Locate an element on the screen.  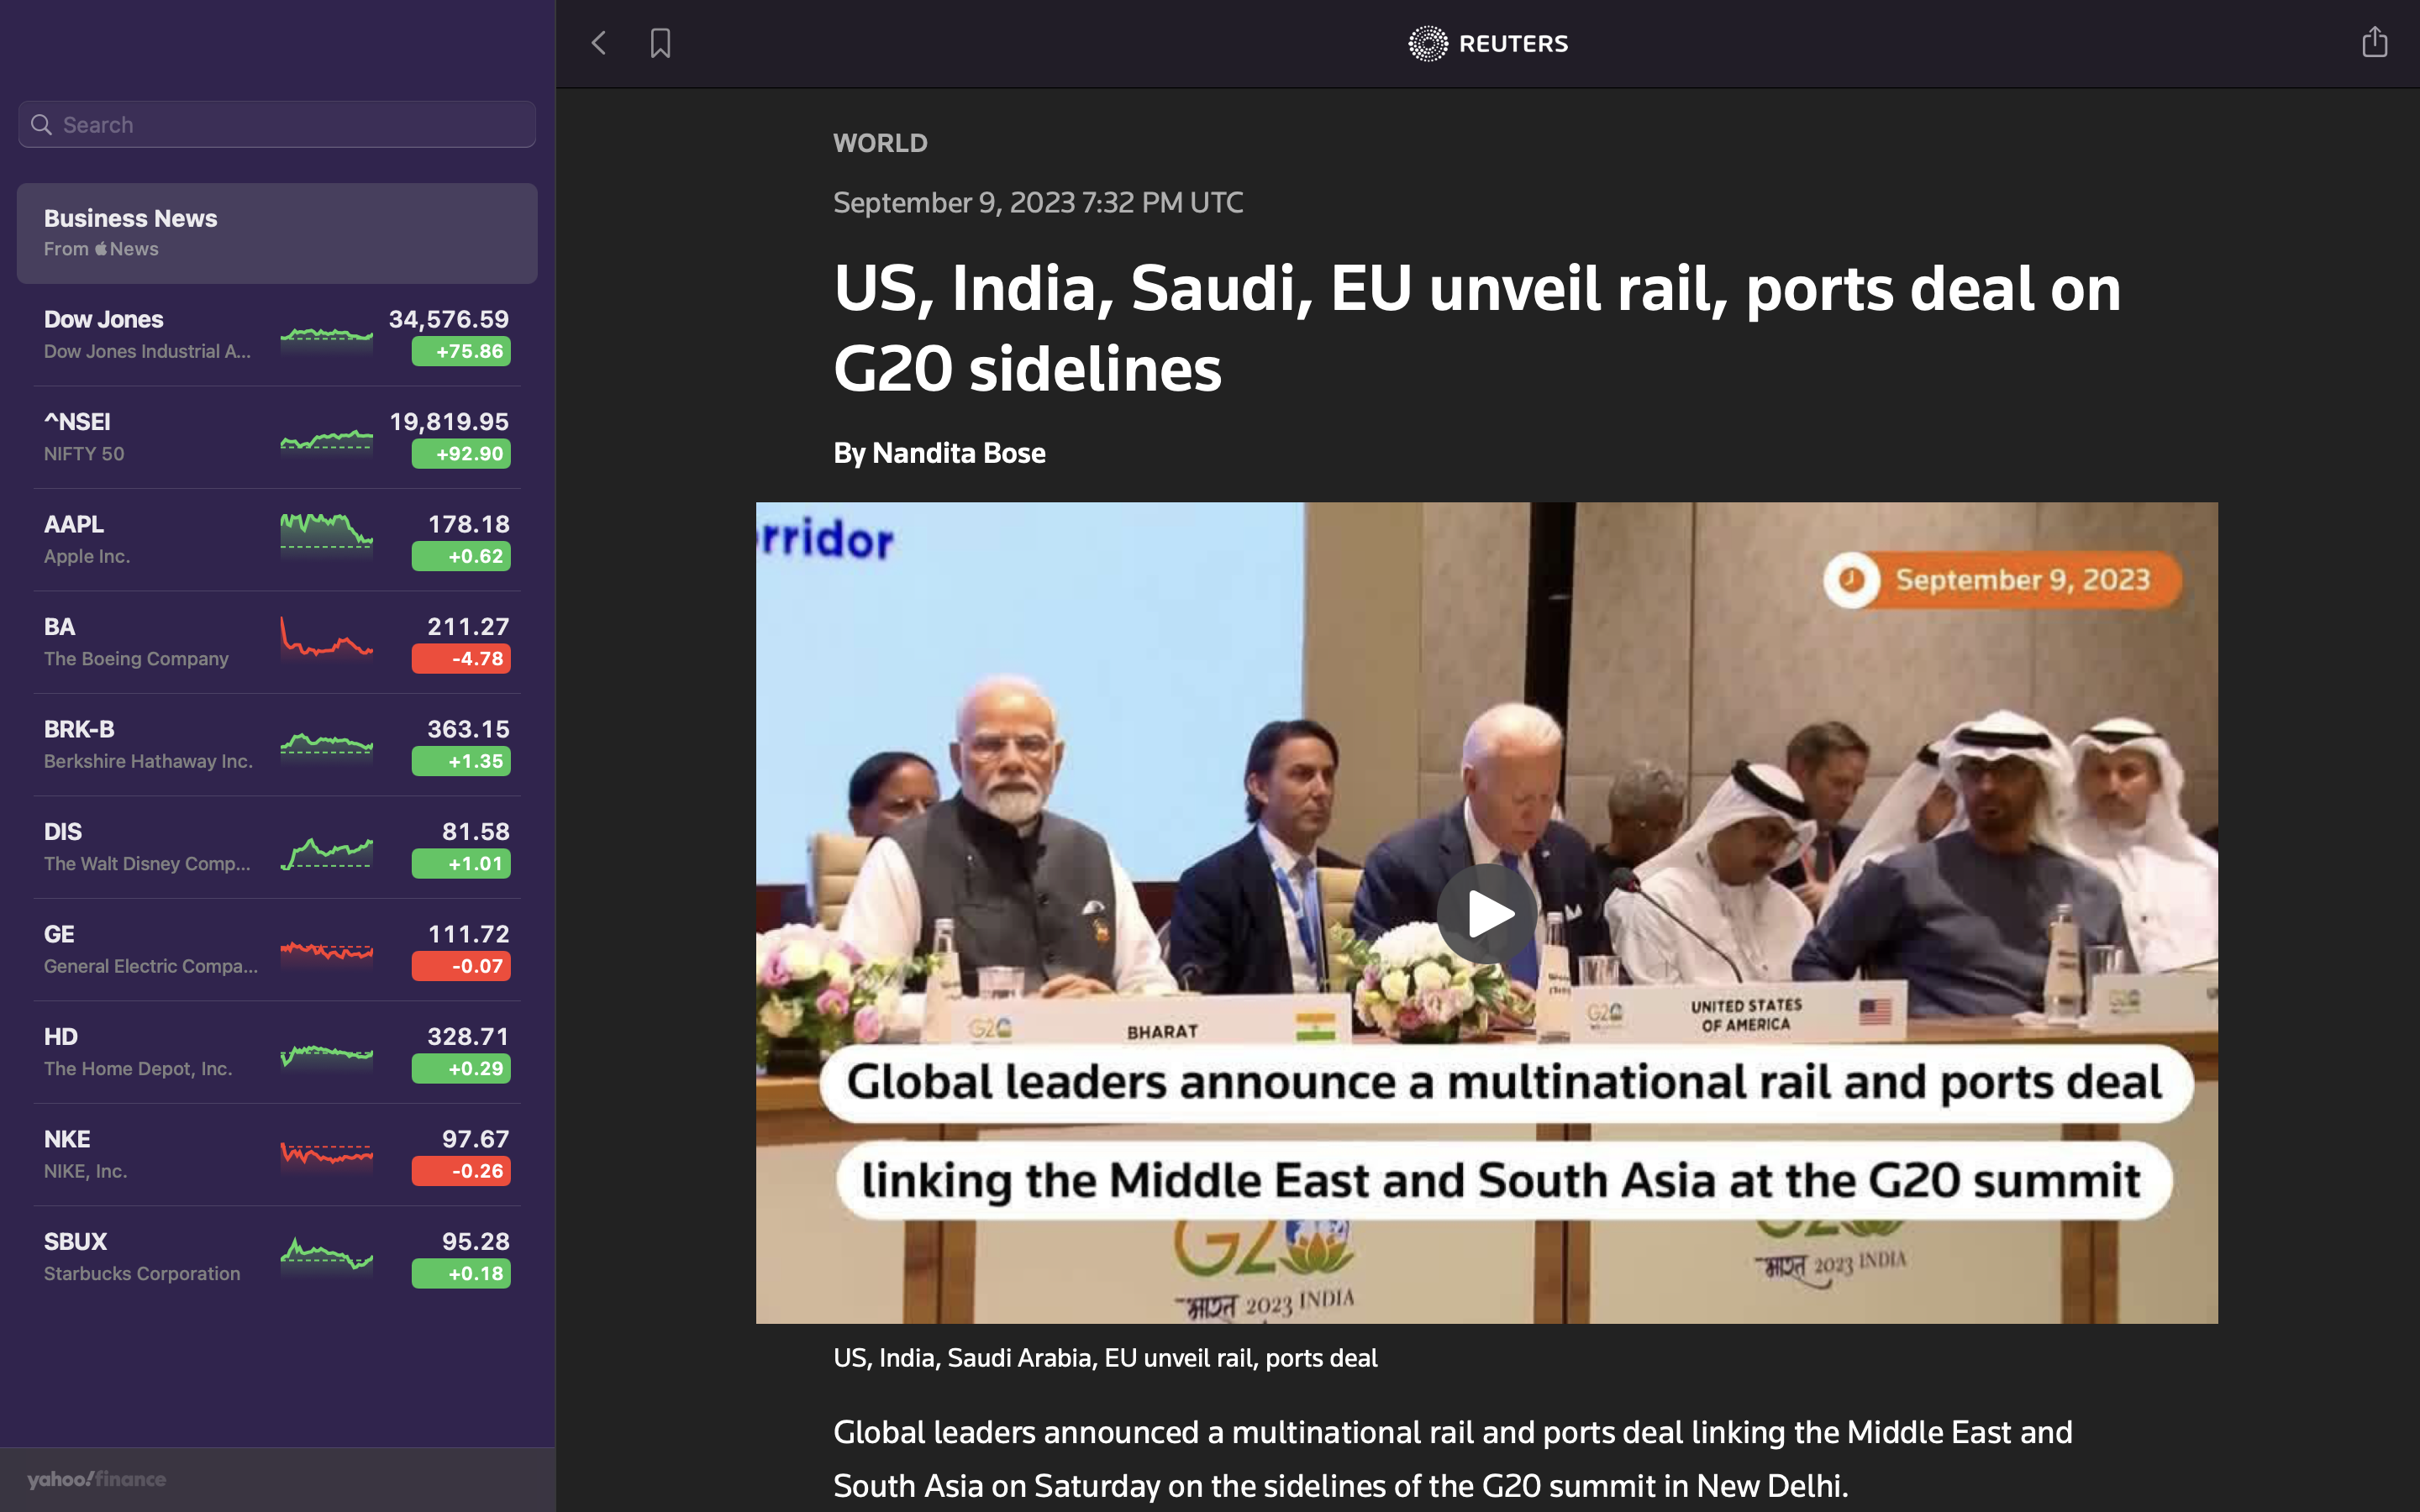
Search for news related to Dow Jones is located at coordinates (278, 127).